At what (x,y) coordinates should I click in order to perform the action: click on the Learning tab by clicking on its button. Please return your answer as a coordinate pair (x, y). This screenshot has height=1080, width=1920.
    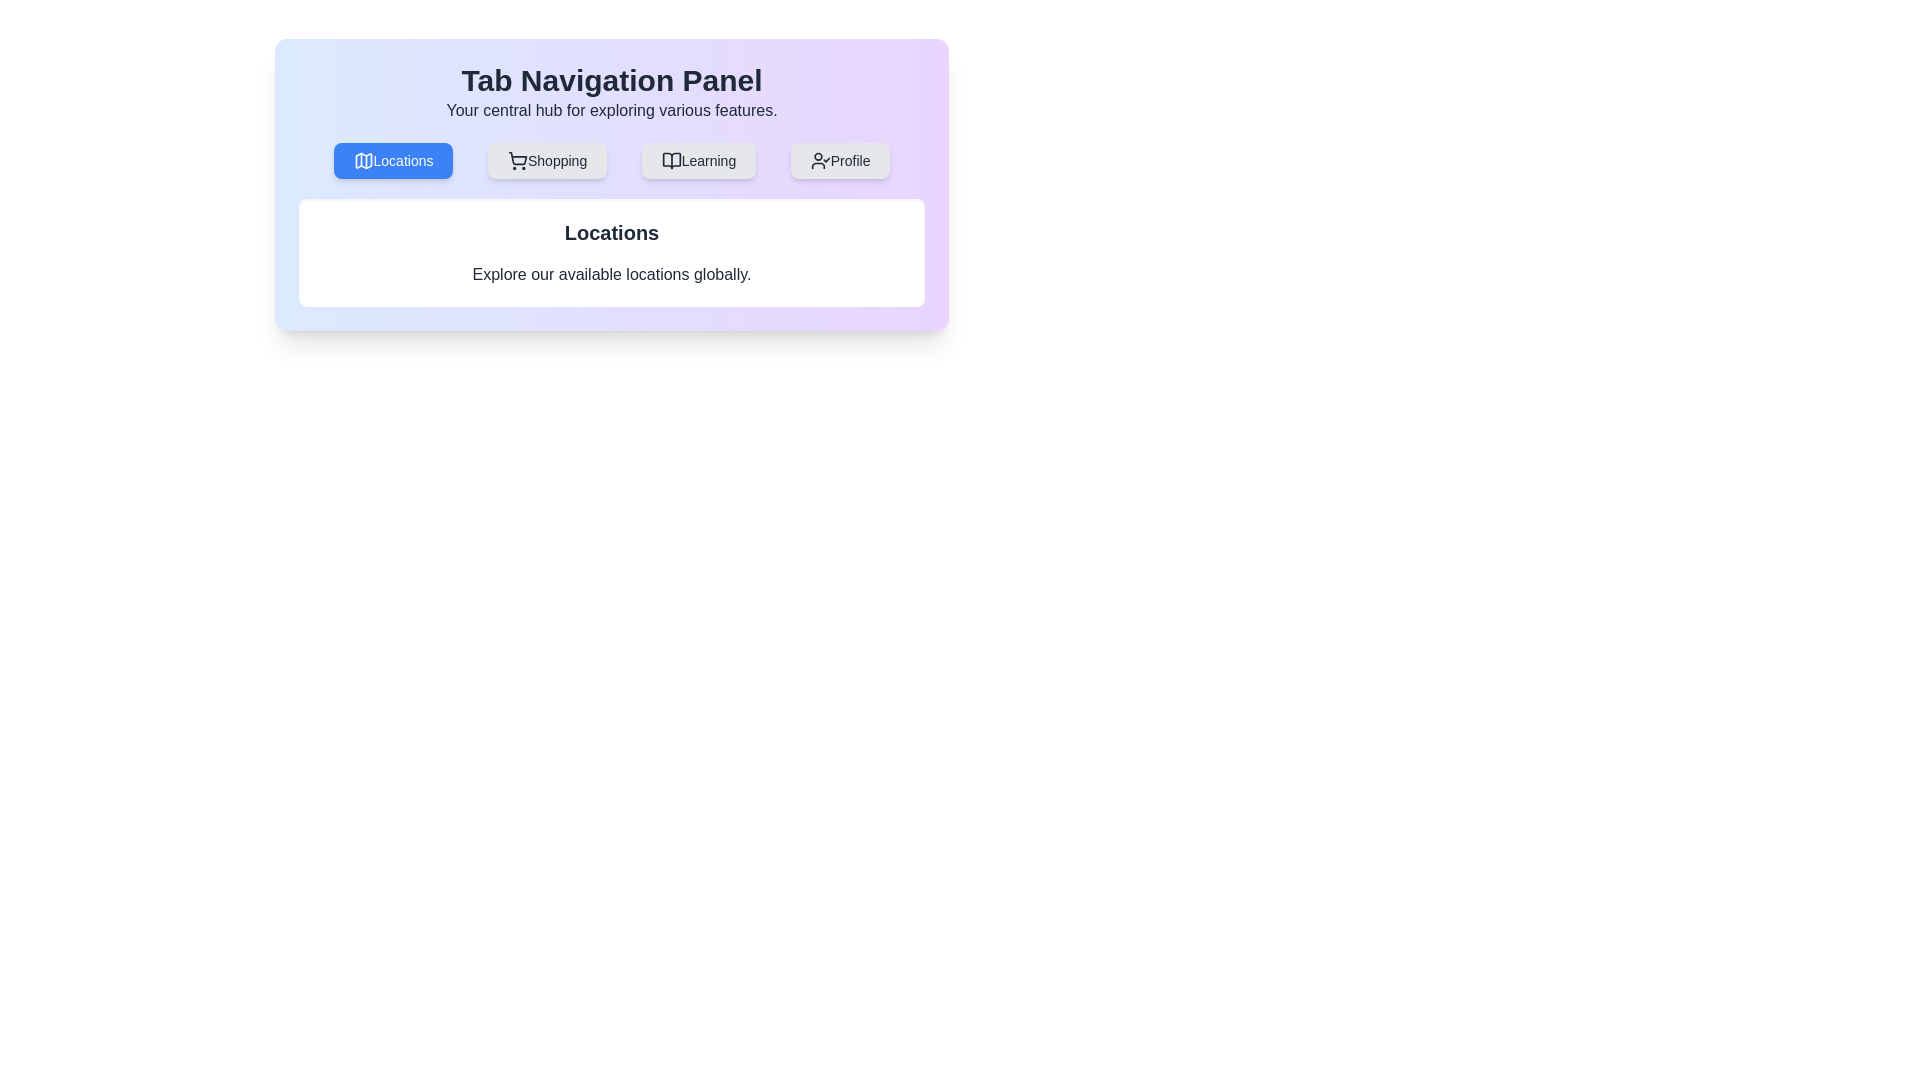
    Looking at the image, I should click on (698, 160).